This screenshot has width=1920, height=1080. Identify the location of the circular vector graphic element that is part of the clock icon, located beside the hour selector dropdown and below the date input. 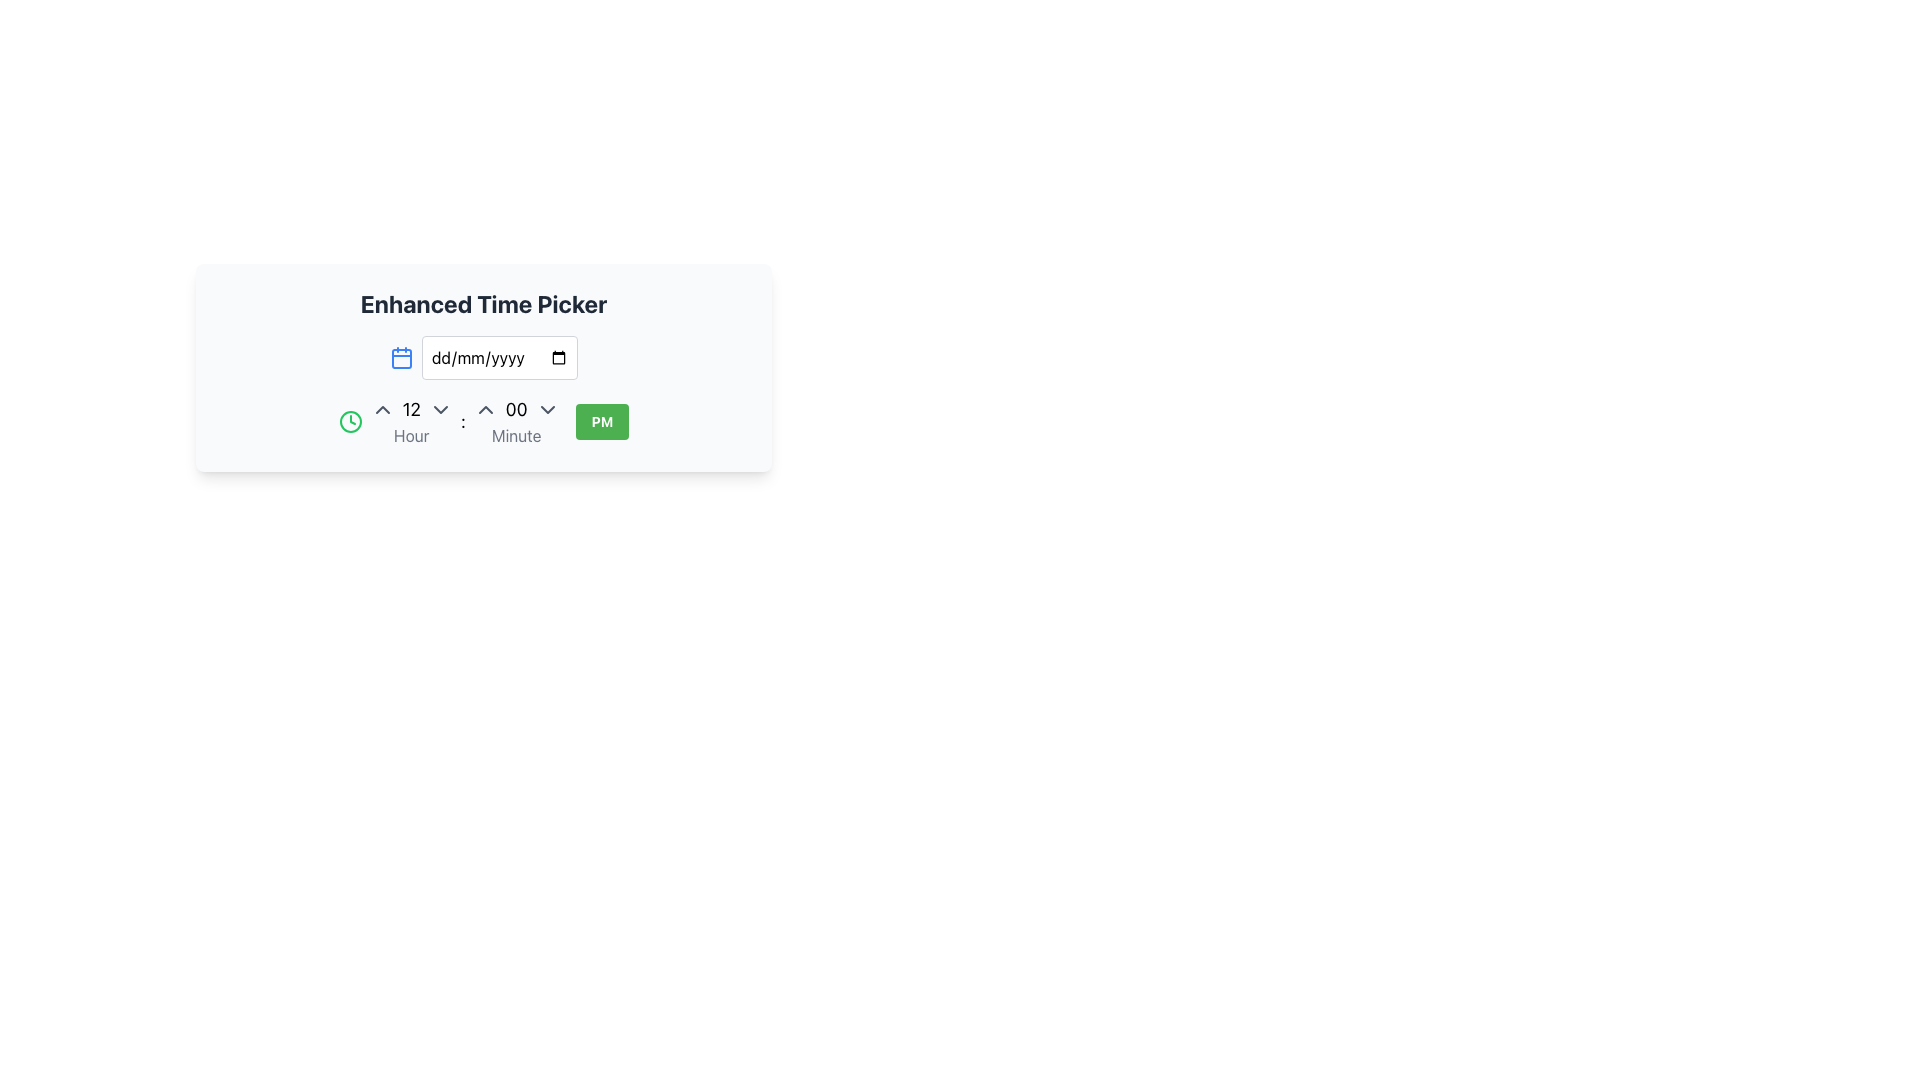
(350, 420).